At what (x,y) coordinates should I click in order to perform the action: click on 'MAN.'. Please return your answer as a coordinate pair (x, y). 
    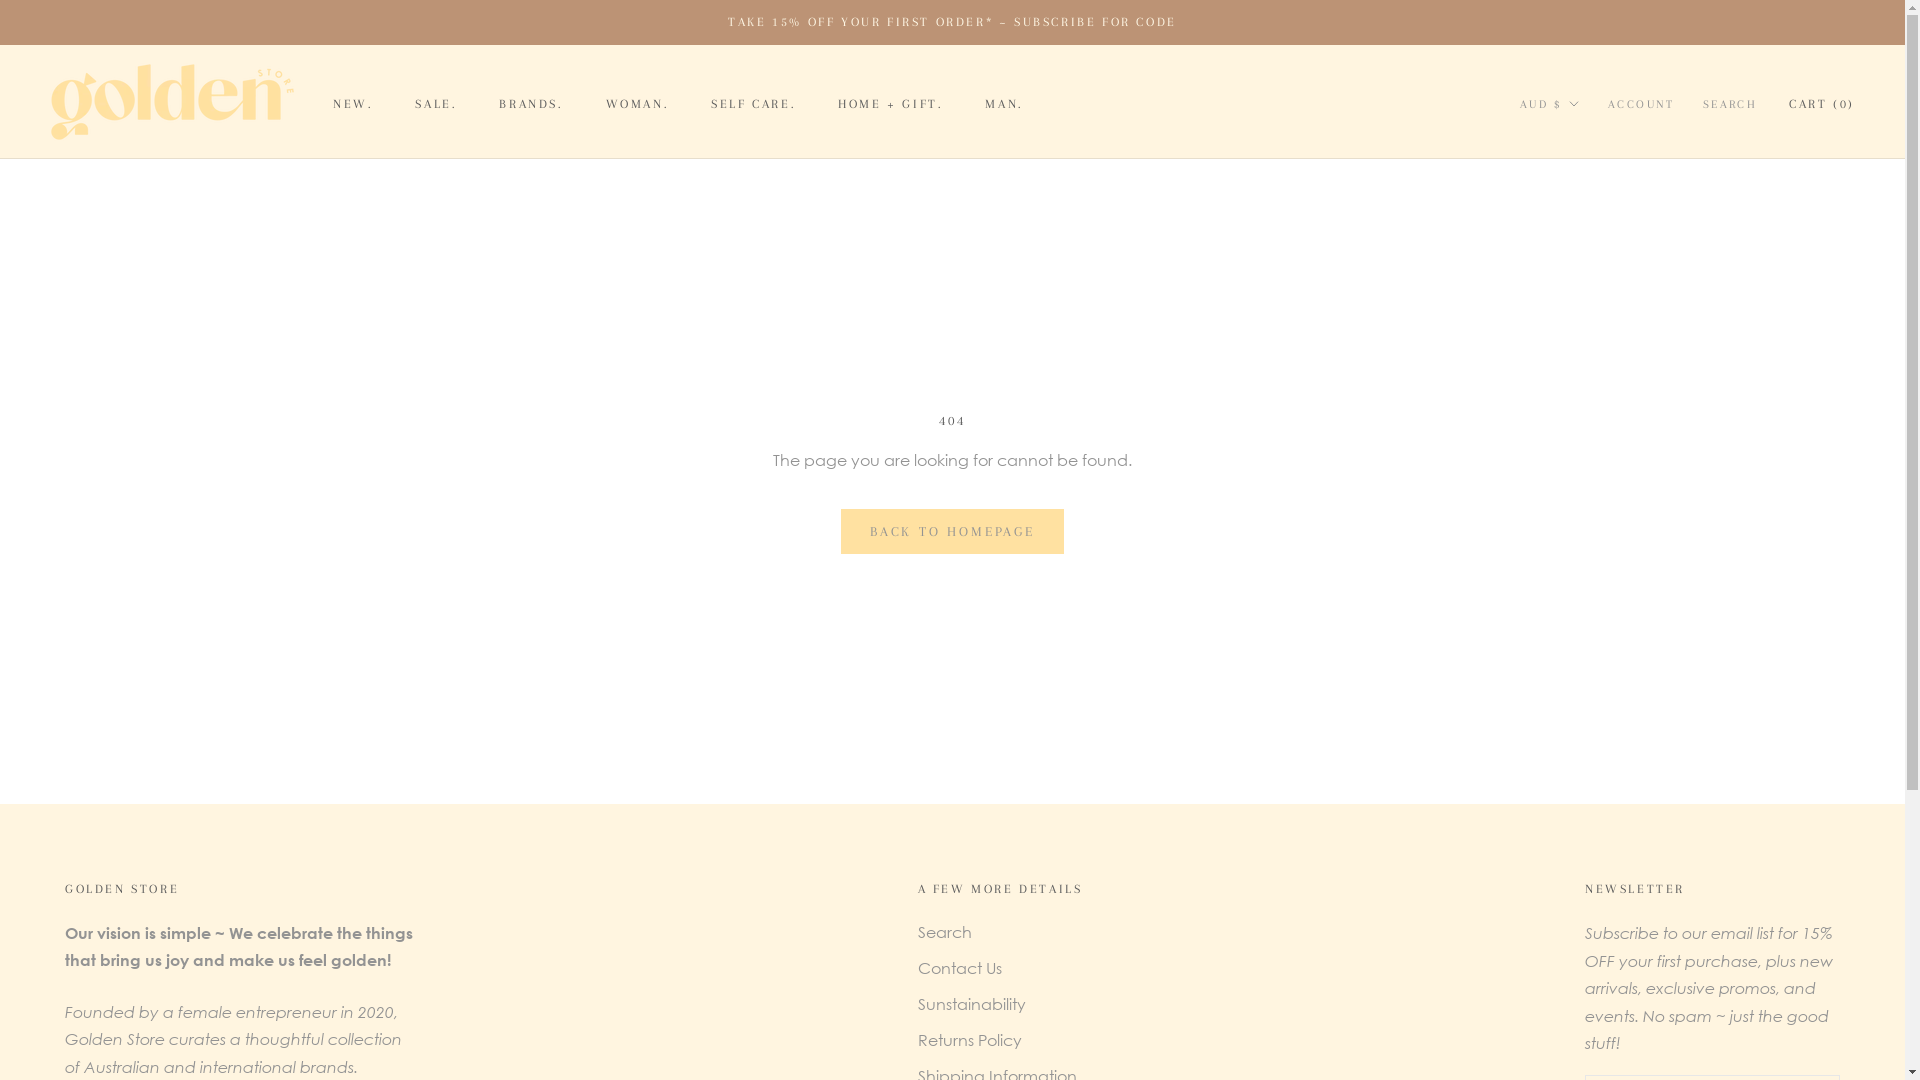
    Looking at the image, I should click on (1003, 104).